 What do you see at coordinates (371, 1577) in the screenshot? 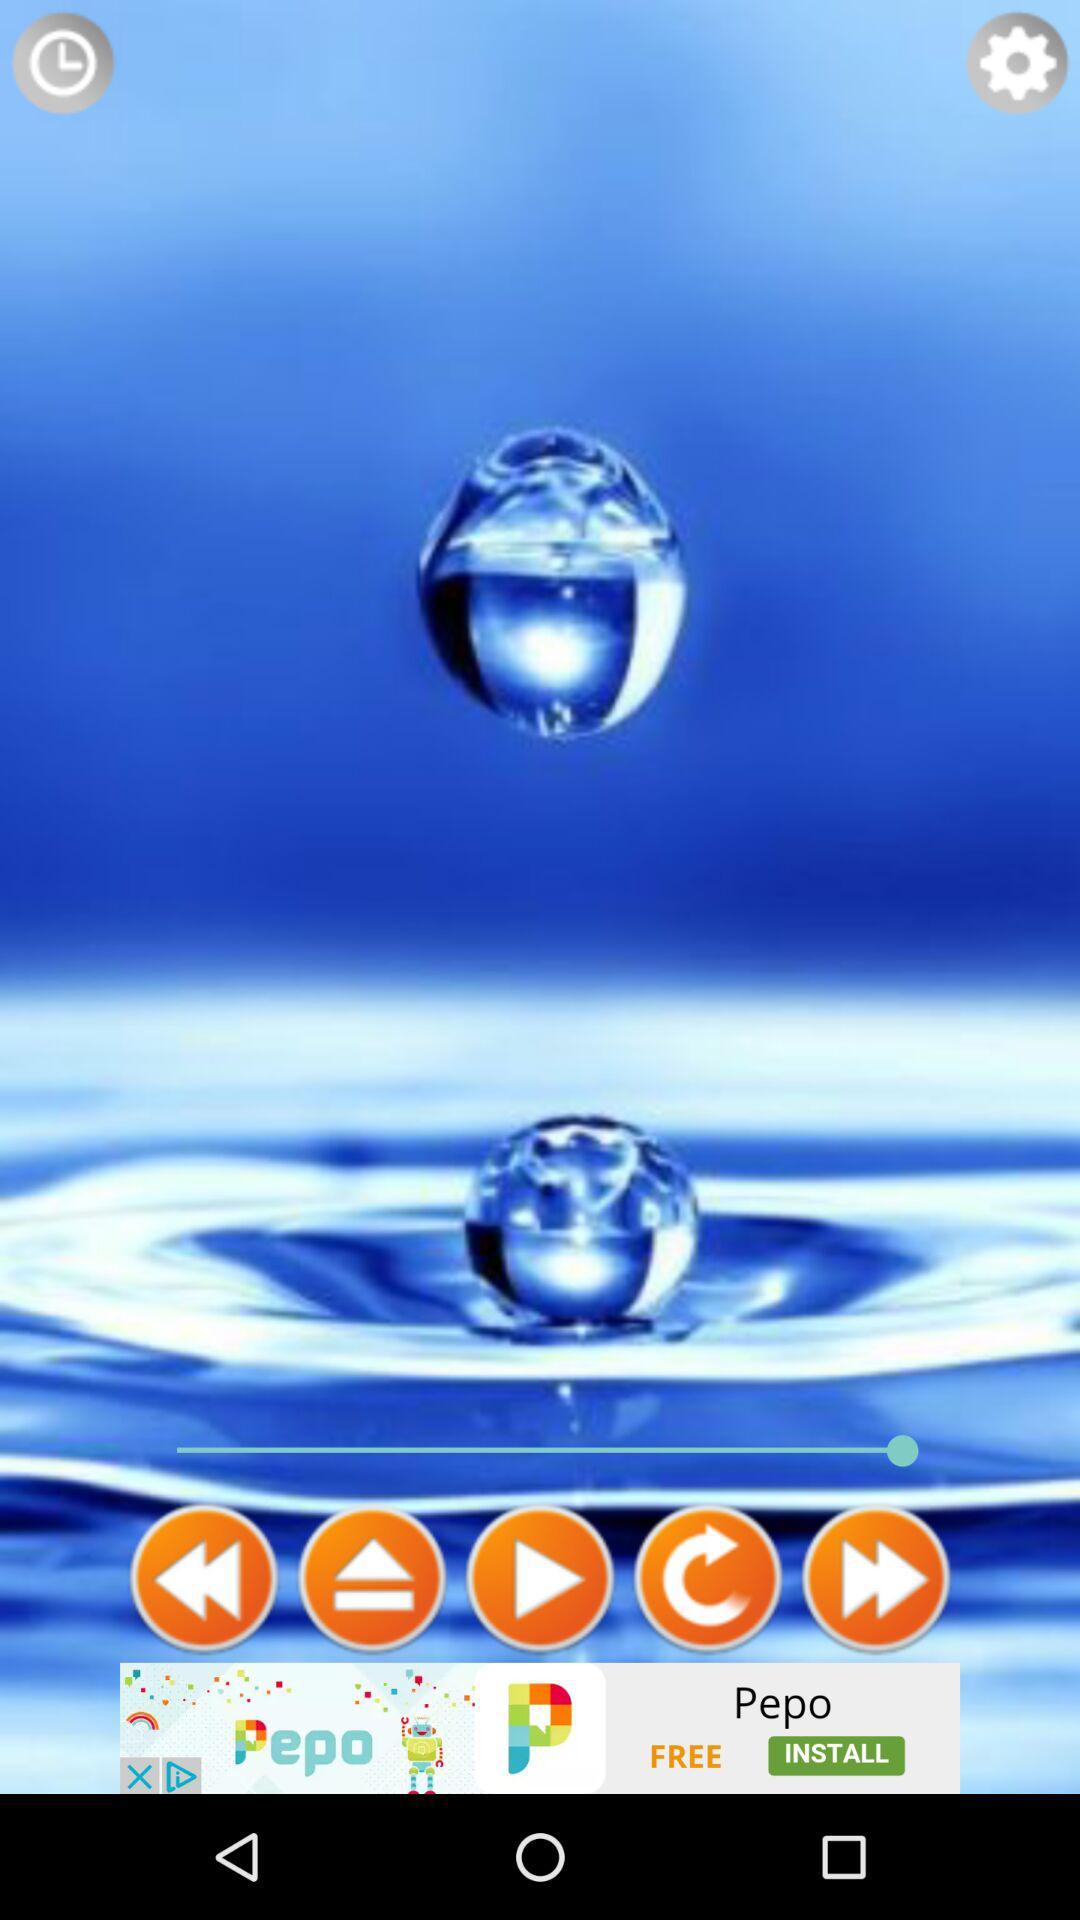
I see `eject` at bounding box center [371, 1577].